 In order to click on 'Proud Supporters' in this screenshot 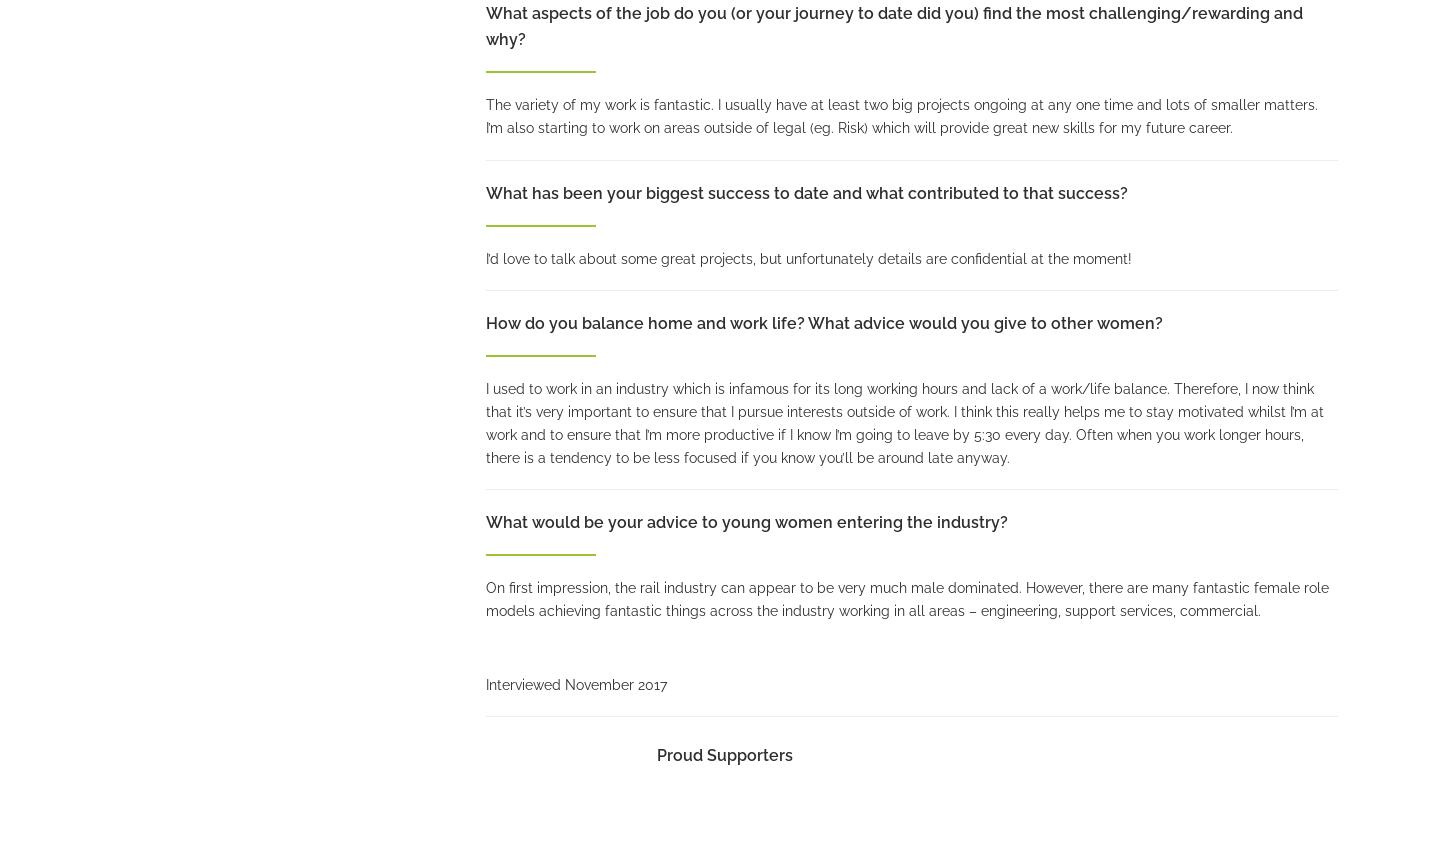, I will do `click(725, 754)`.